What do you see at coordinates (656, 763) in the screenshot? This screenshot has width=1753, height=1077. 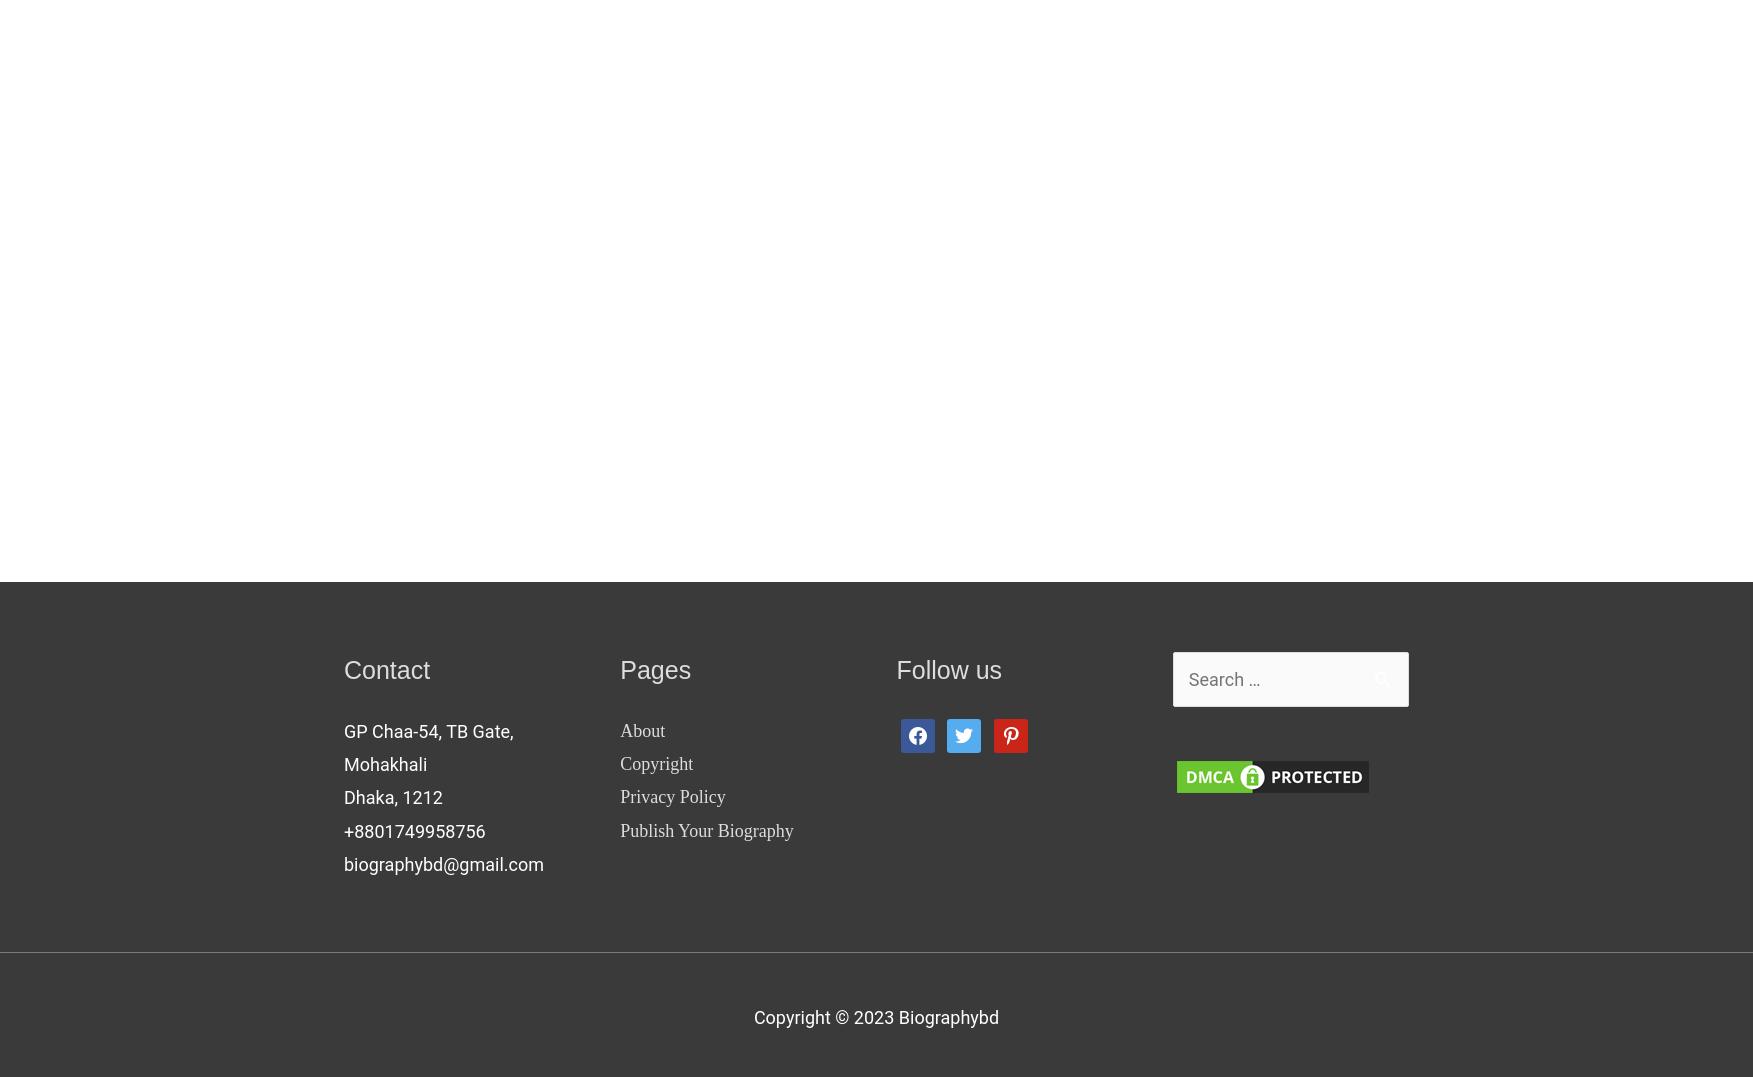 I see `'Copyright'` at bounding box center [656, 763].